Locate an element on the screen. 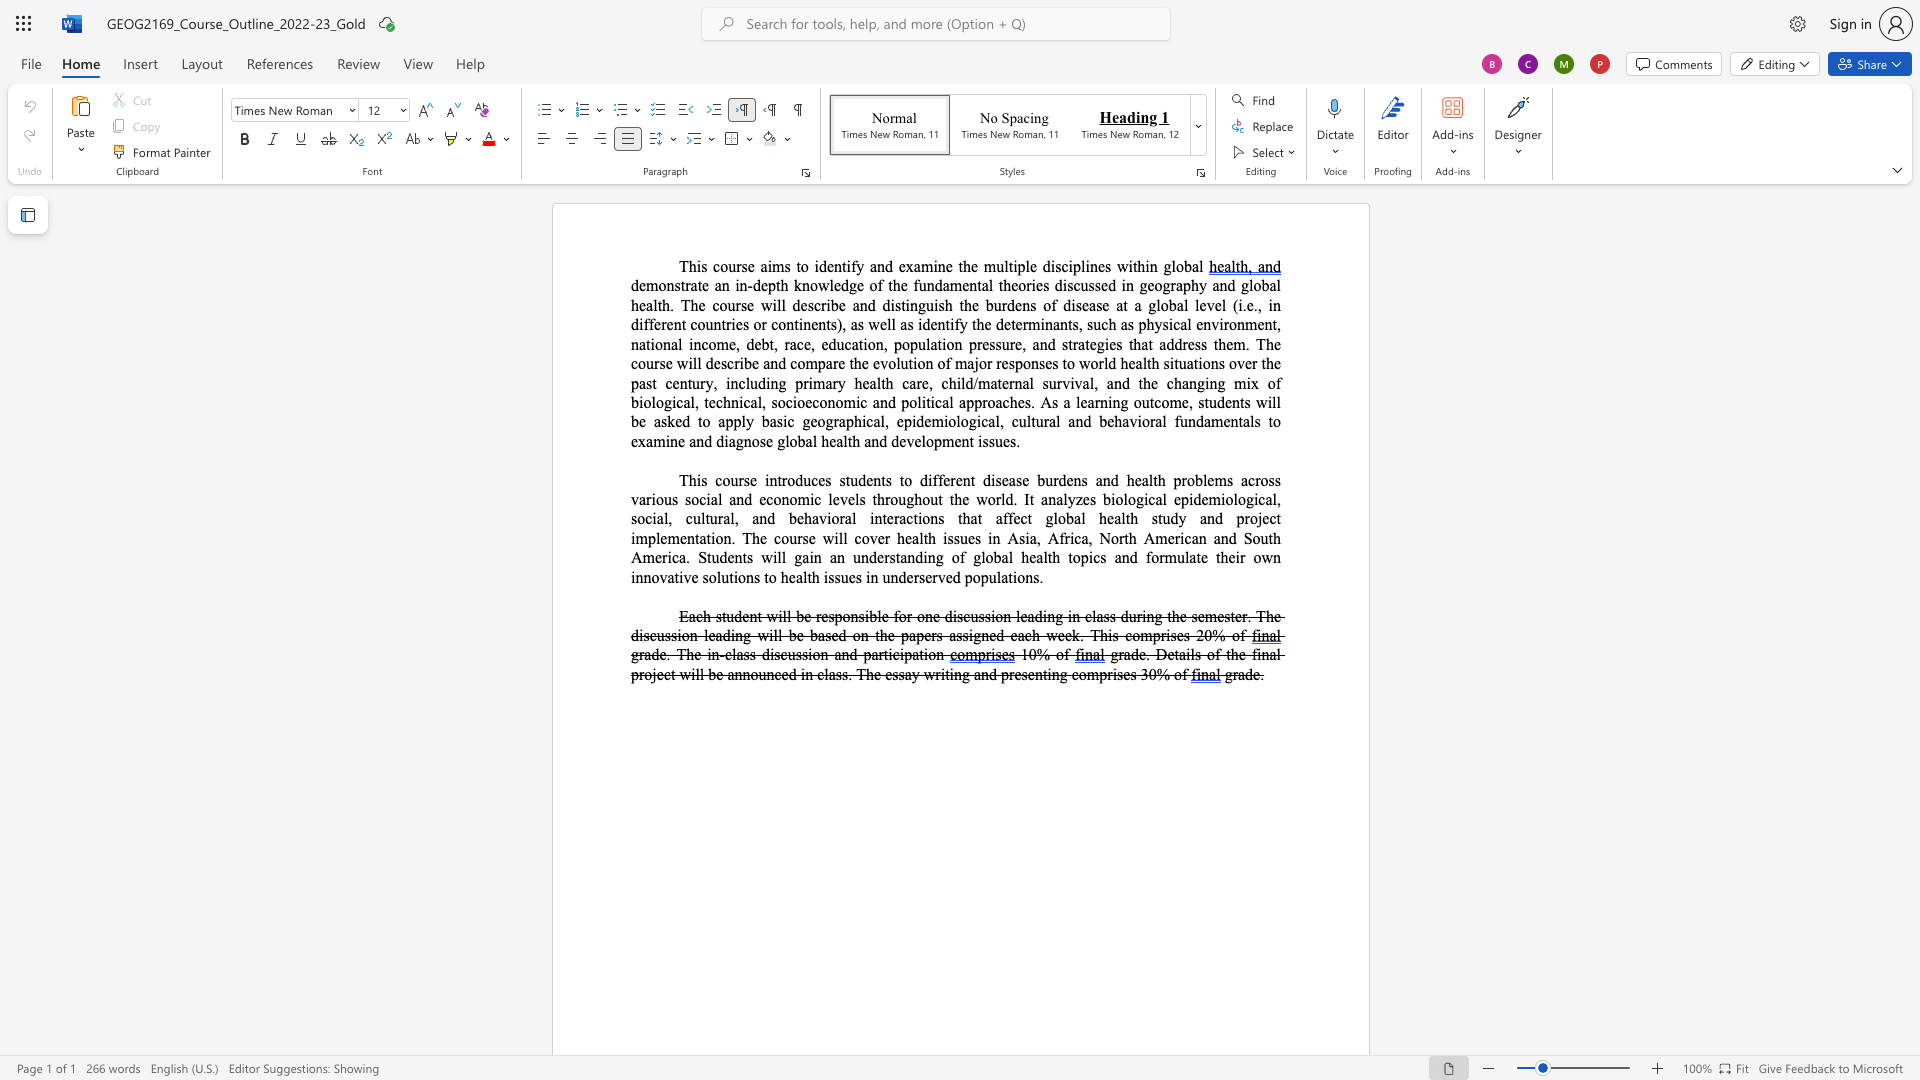 The height and width of the screenshot is (1080, 1920). the space between the continuous character "r" and "e" in the text is located at coordinates (1188, 343).